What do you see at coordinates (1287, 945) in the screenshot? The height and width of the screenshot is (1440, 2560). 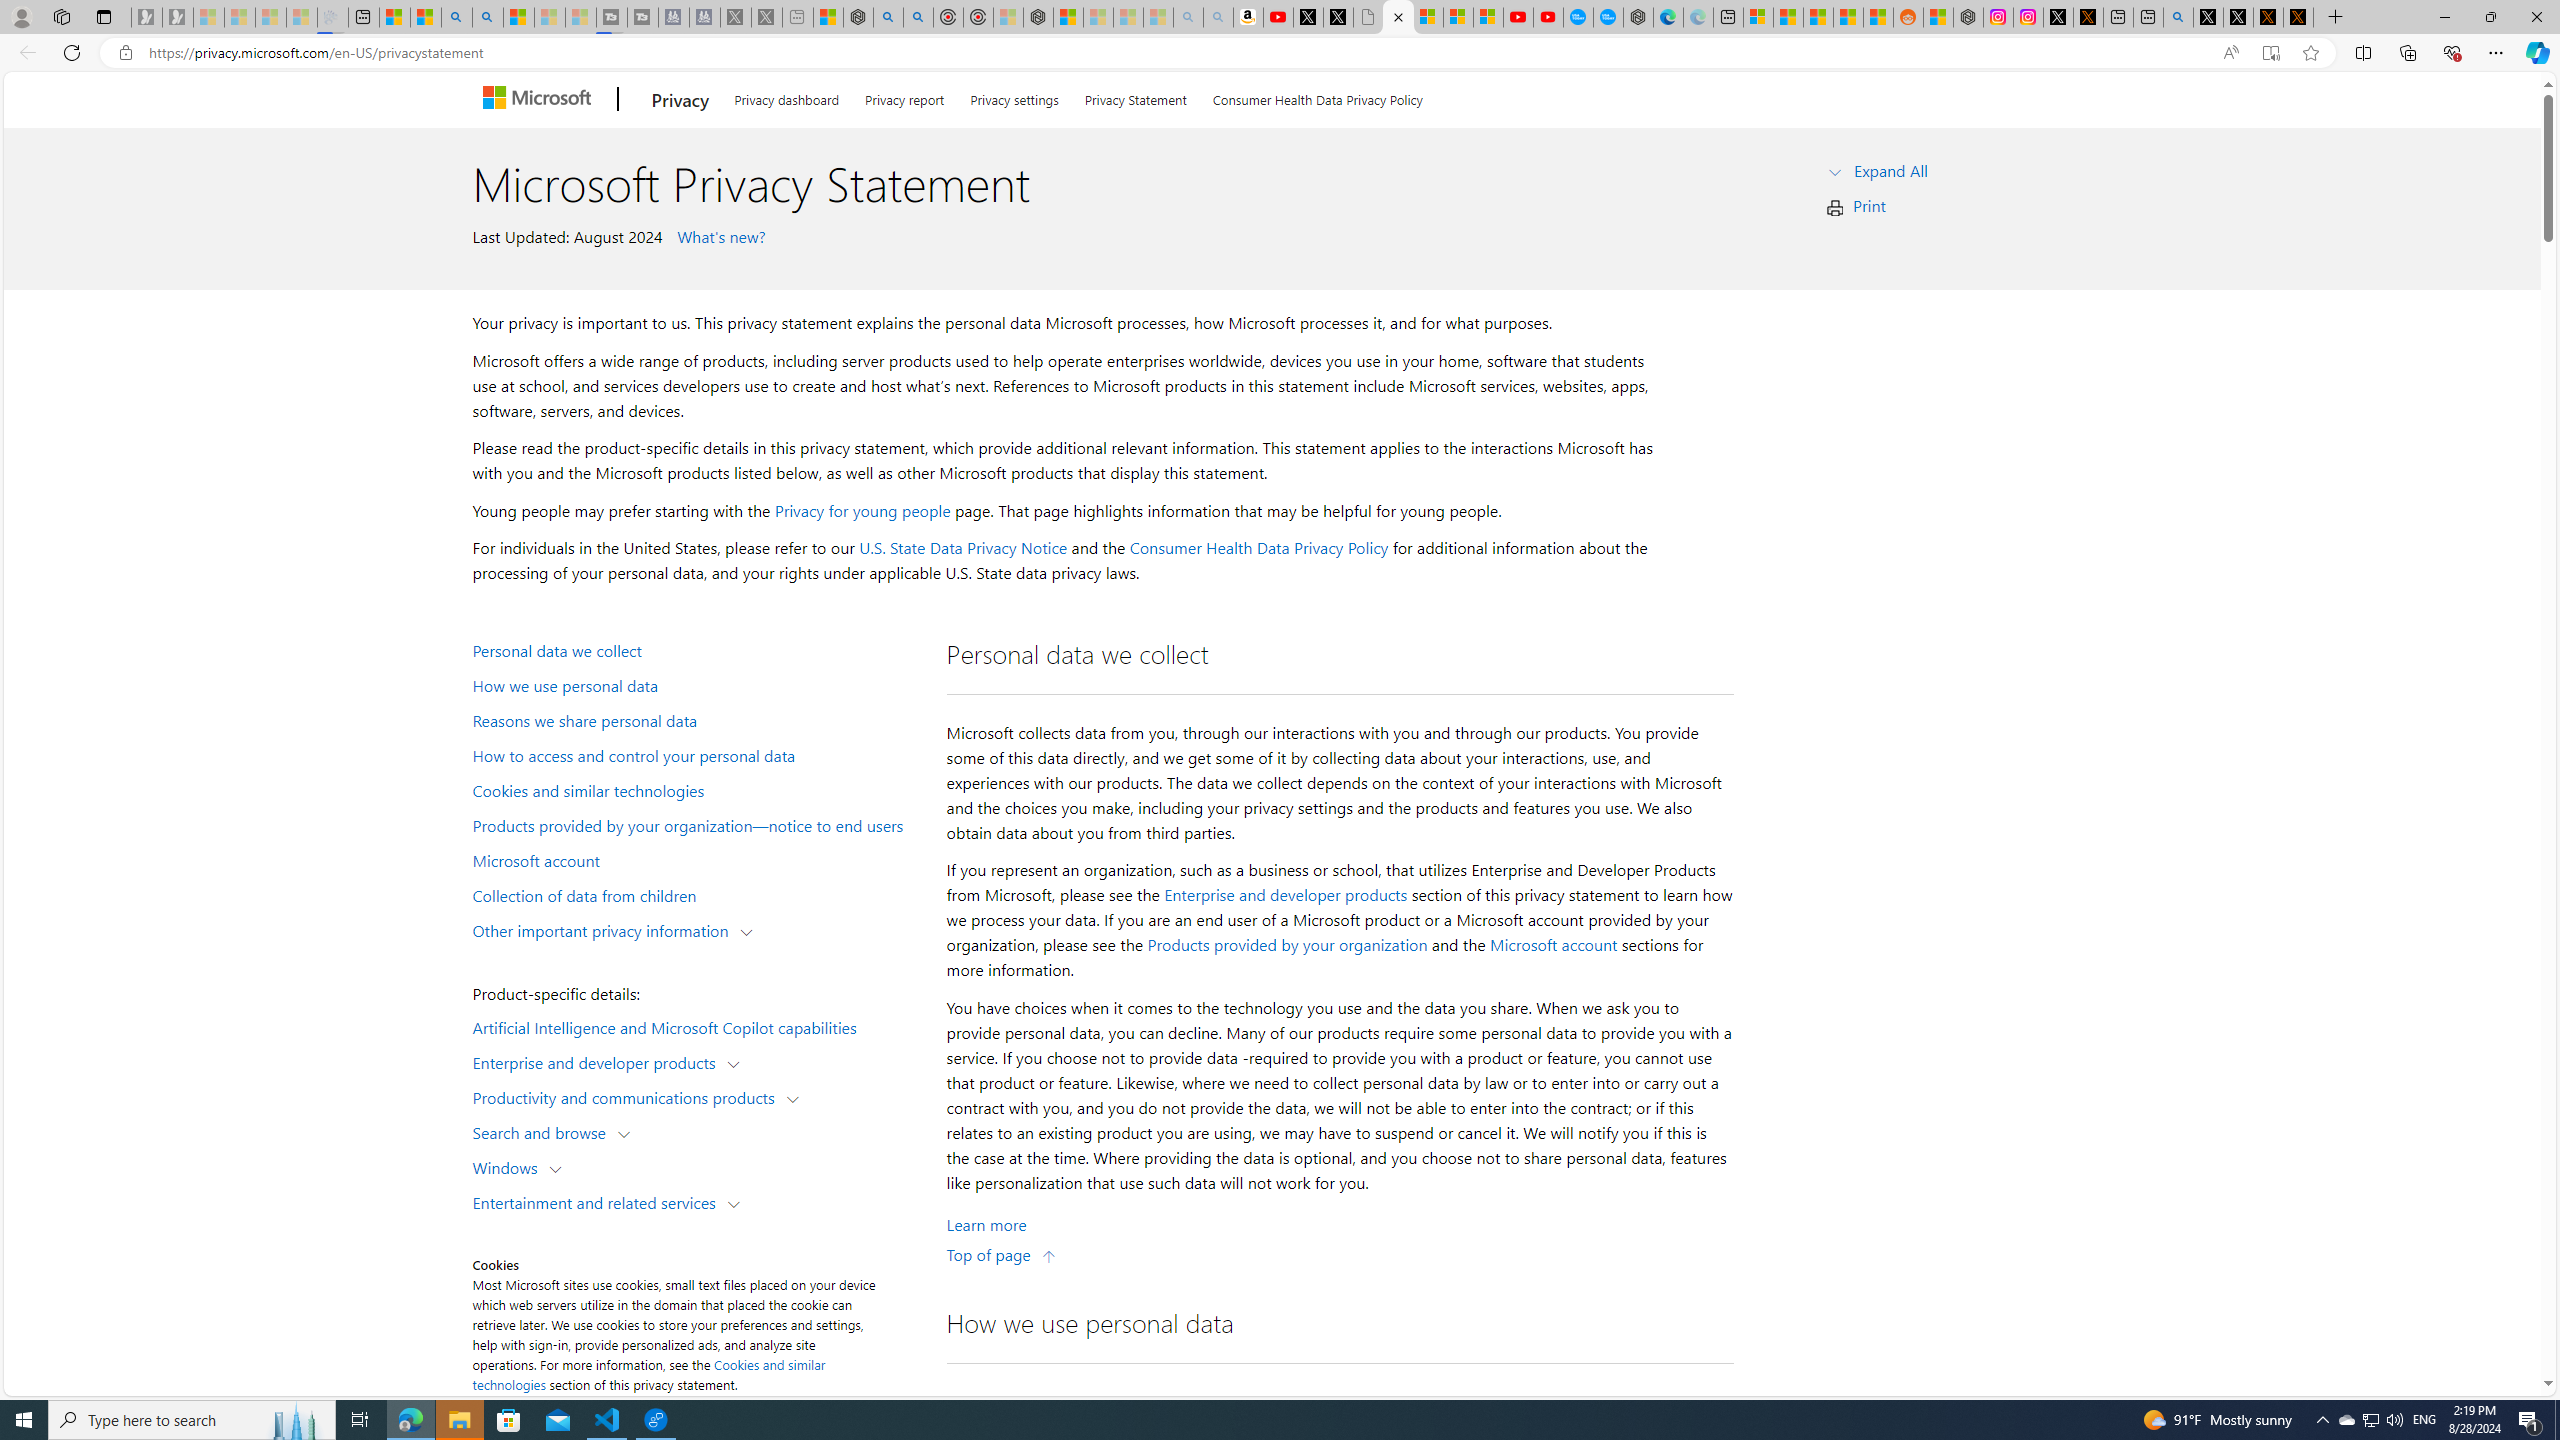 I see `'Products provided by your organization'` at bounding box center [1287, 945].